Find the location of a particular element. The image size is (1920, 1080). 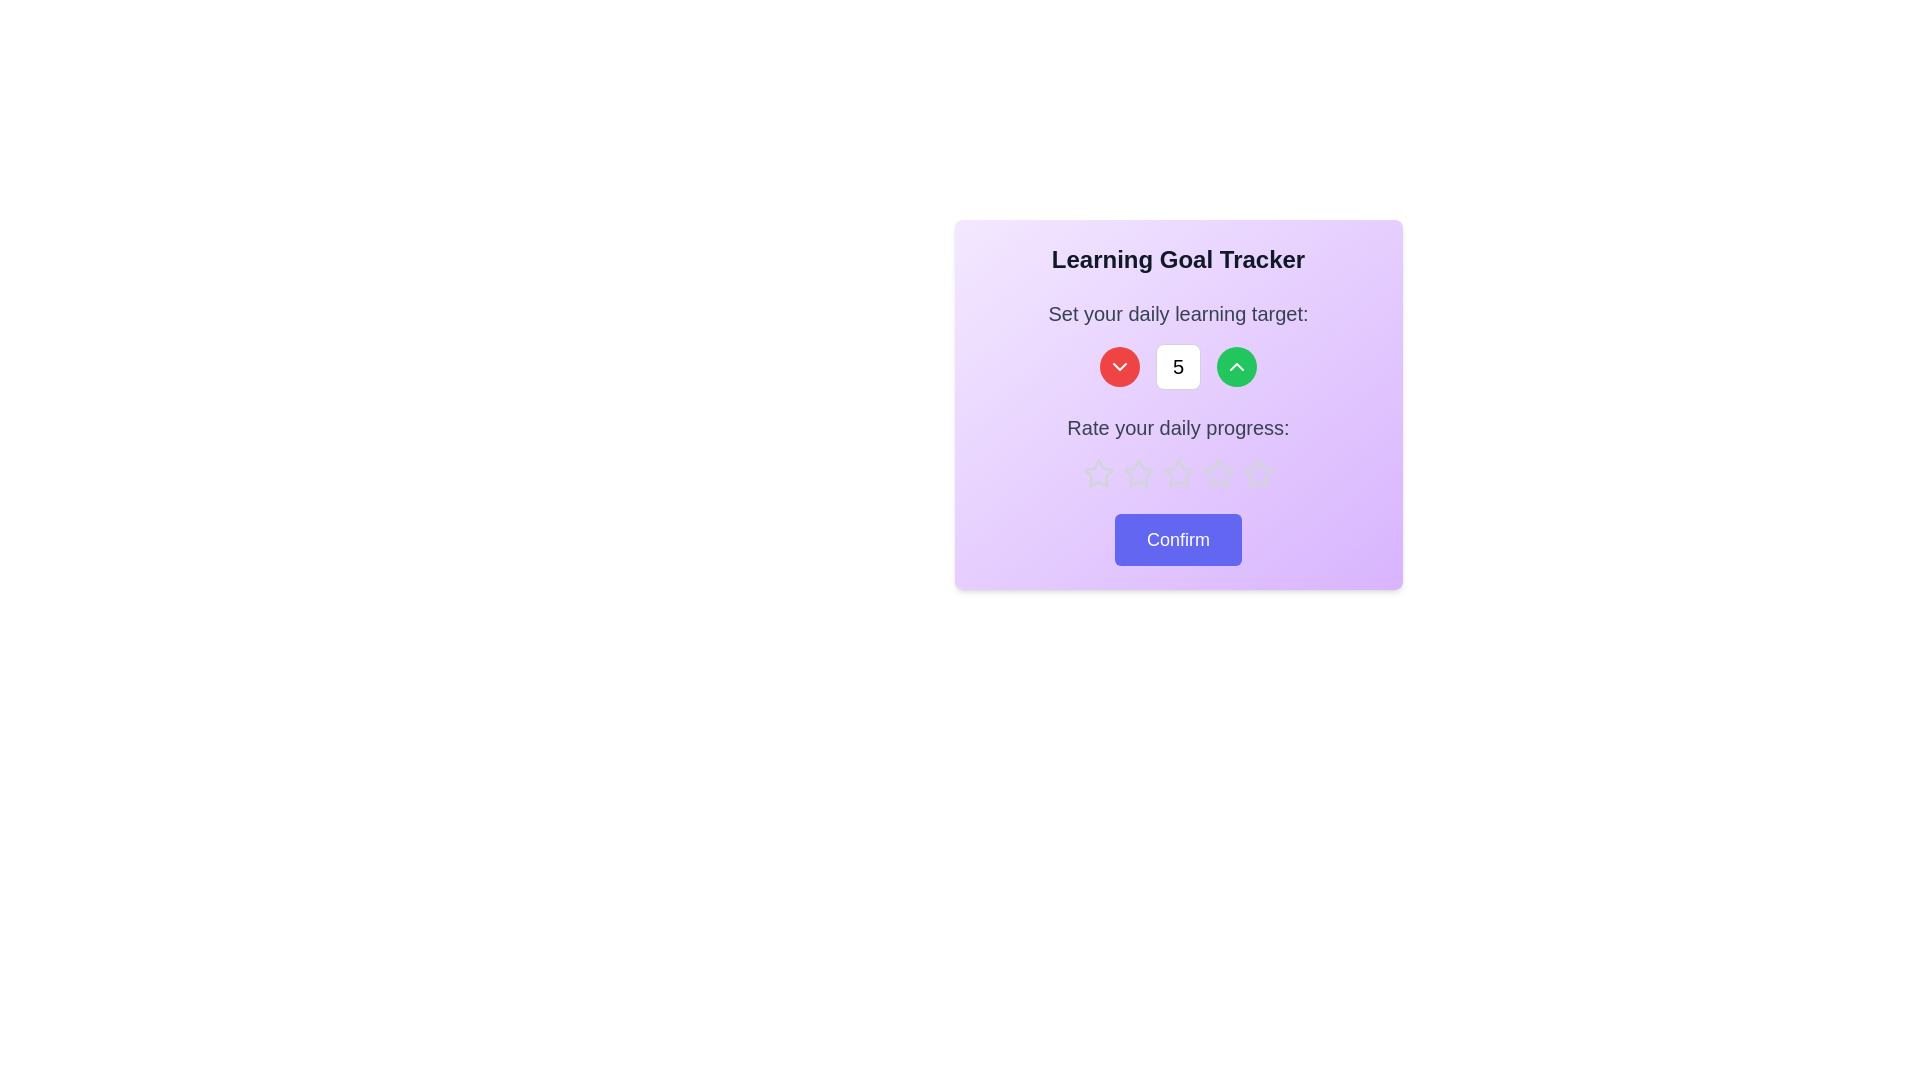

the static text label that informs the user about the purpose of the rating interface, located above the star icons for rating is located at coordinates (1178, 427).